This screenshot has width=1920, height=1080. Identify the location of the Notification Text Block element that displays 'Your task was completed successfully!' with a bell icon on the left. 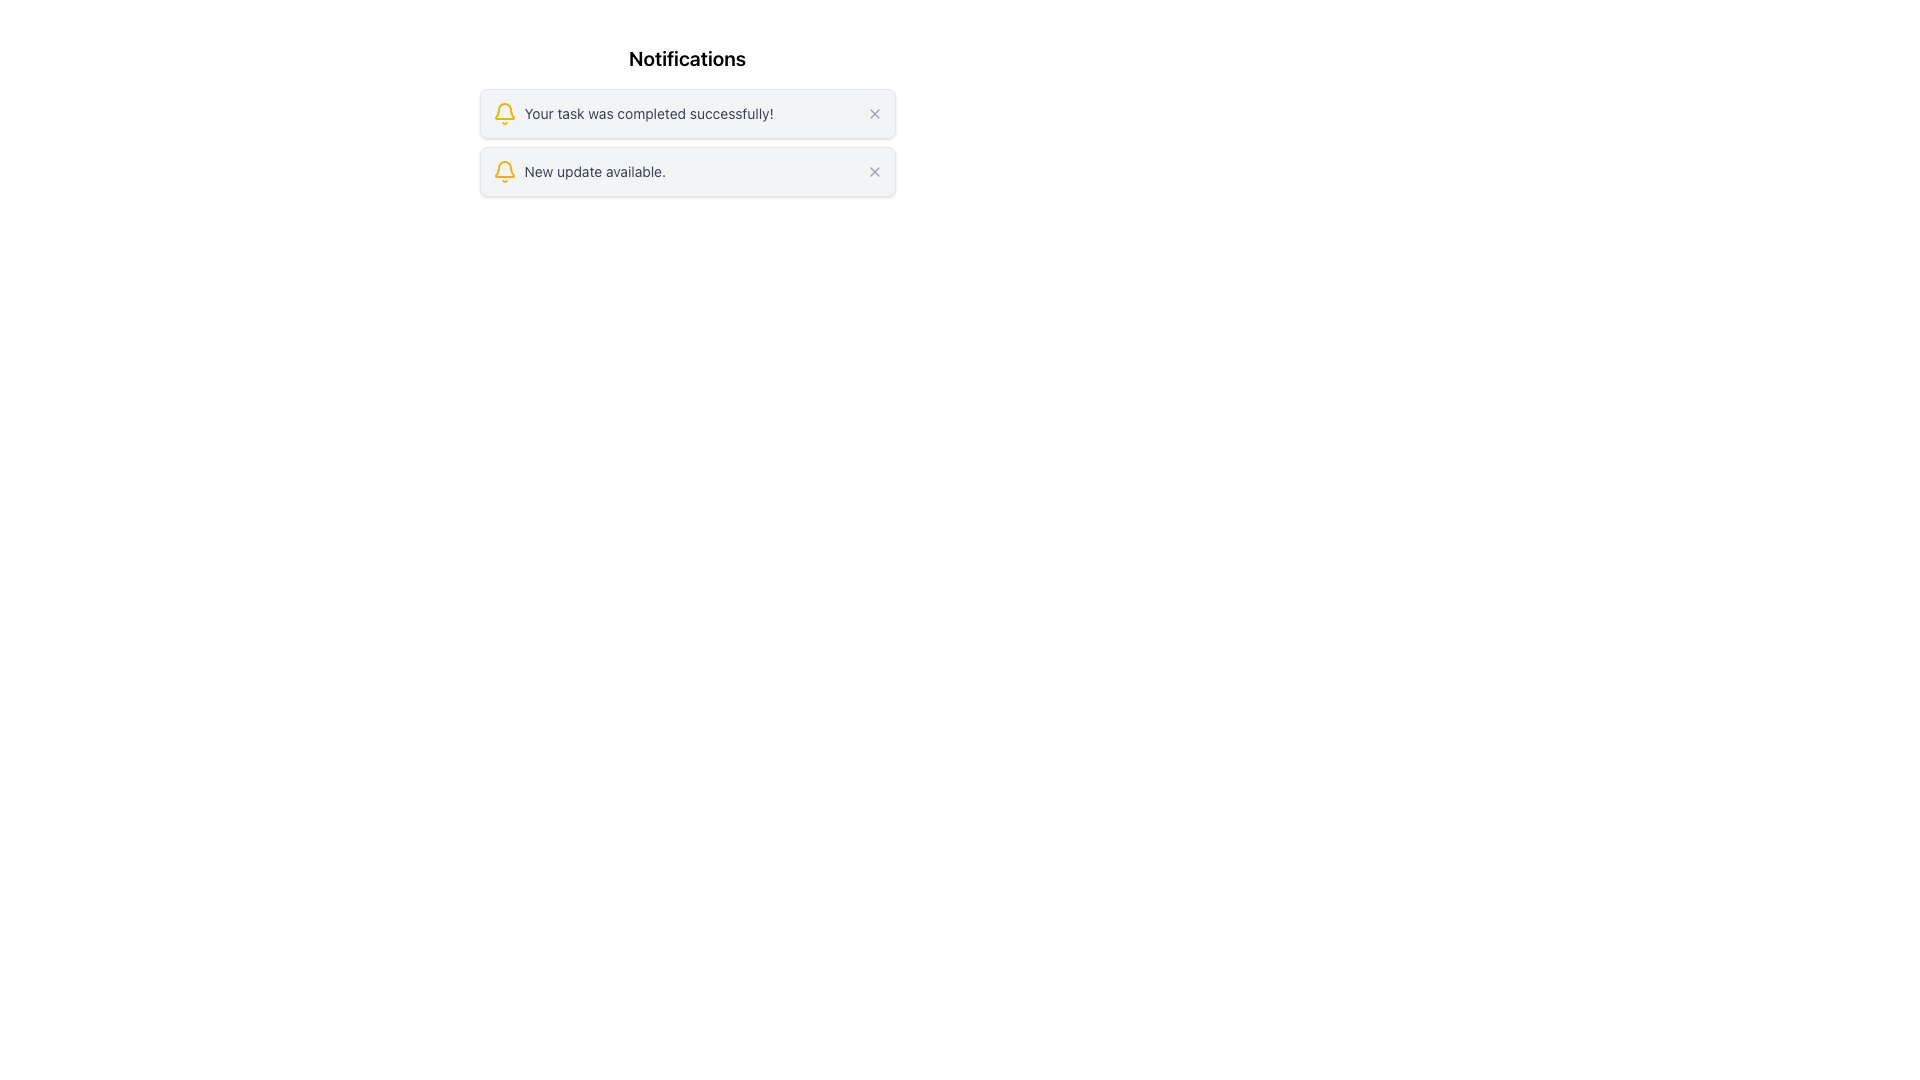
(632, 114).